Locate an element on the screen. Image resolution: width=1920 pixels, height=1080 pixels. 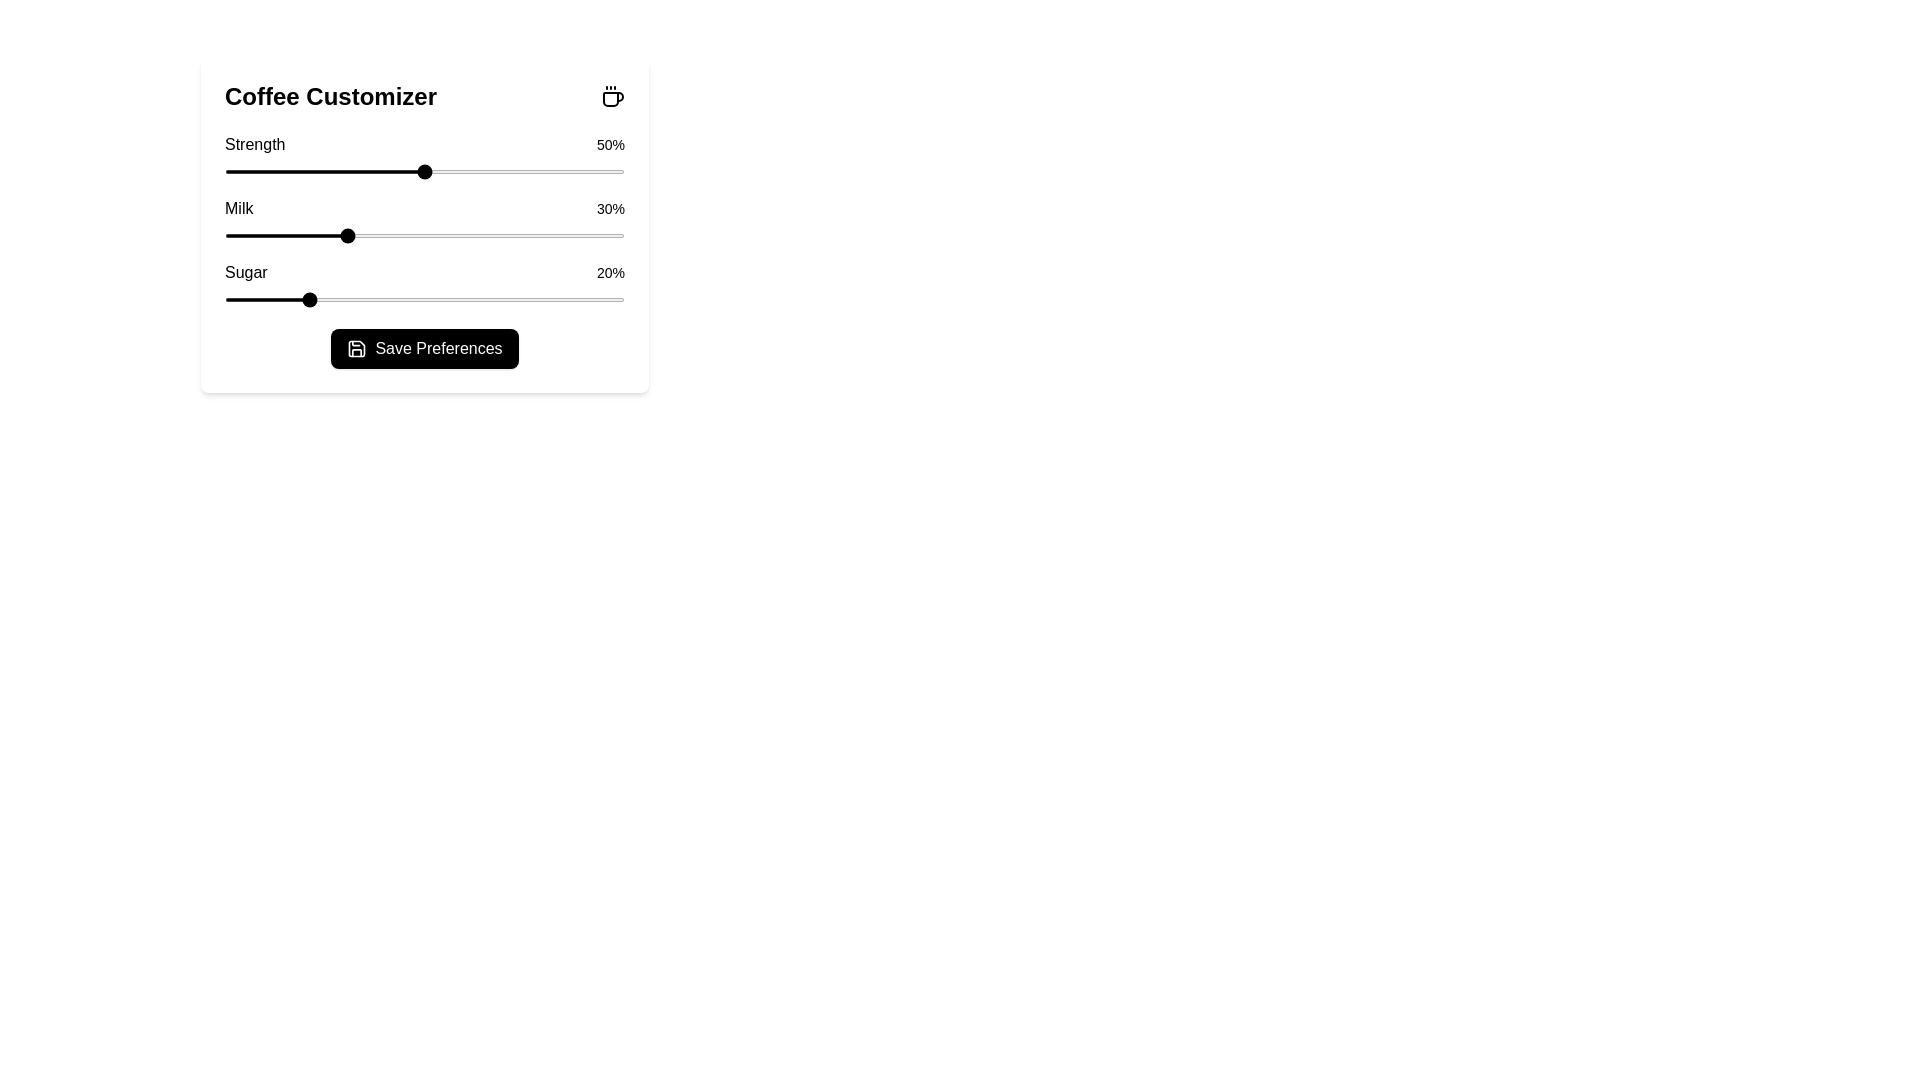
title 'Milk' and the value '30%' from the slider component located in the 'Coffee Customizer' panel, which is the second section below the title and above the 'Sugar' section is located at coordinates (424, 220).